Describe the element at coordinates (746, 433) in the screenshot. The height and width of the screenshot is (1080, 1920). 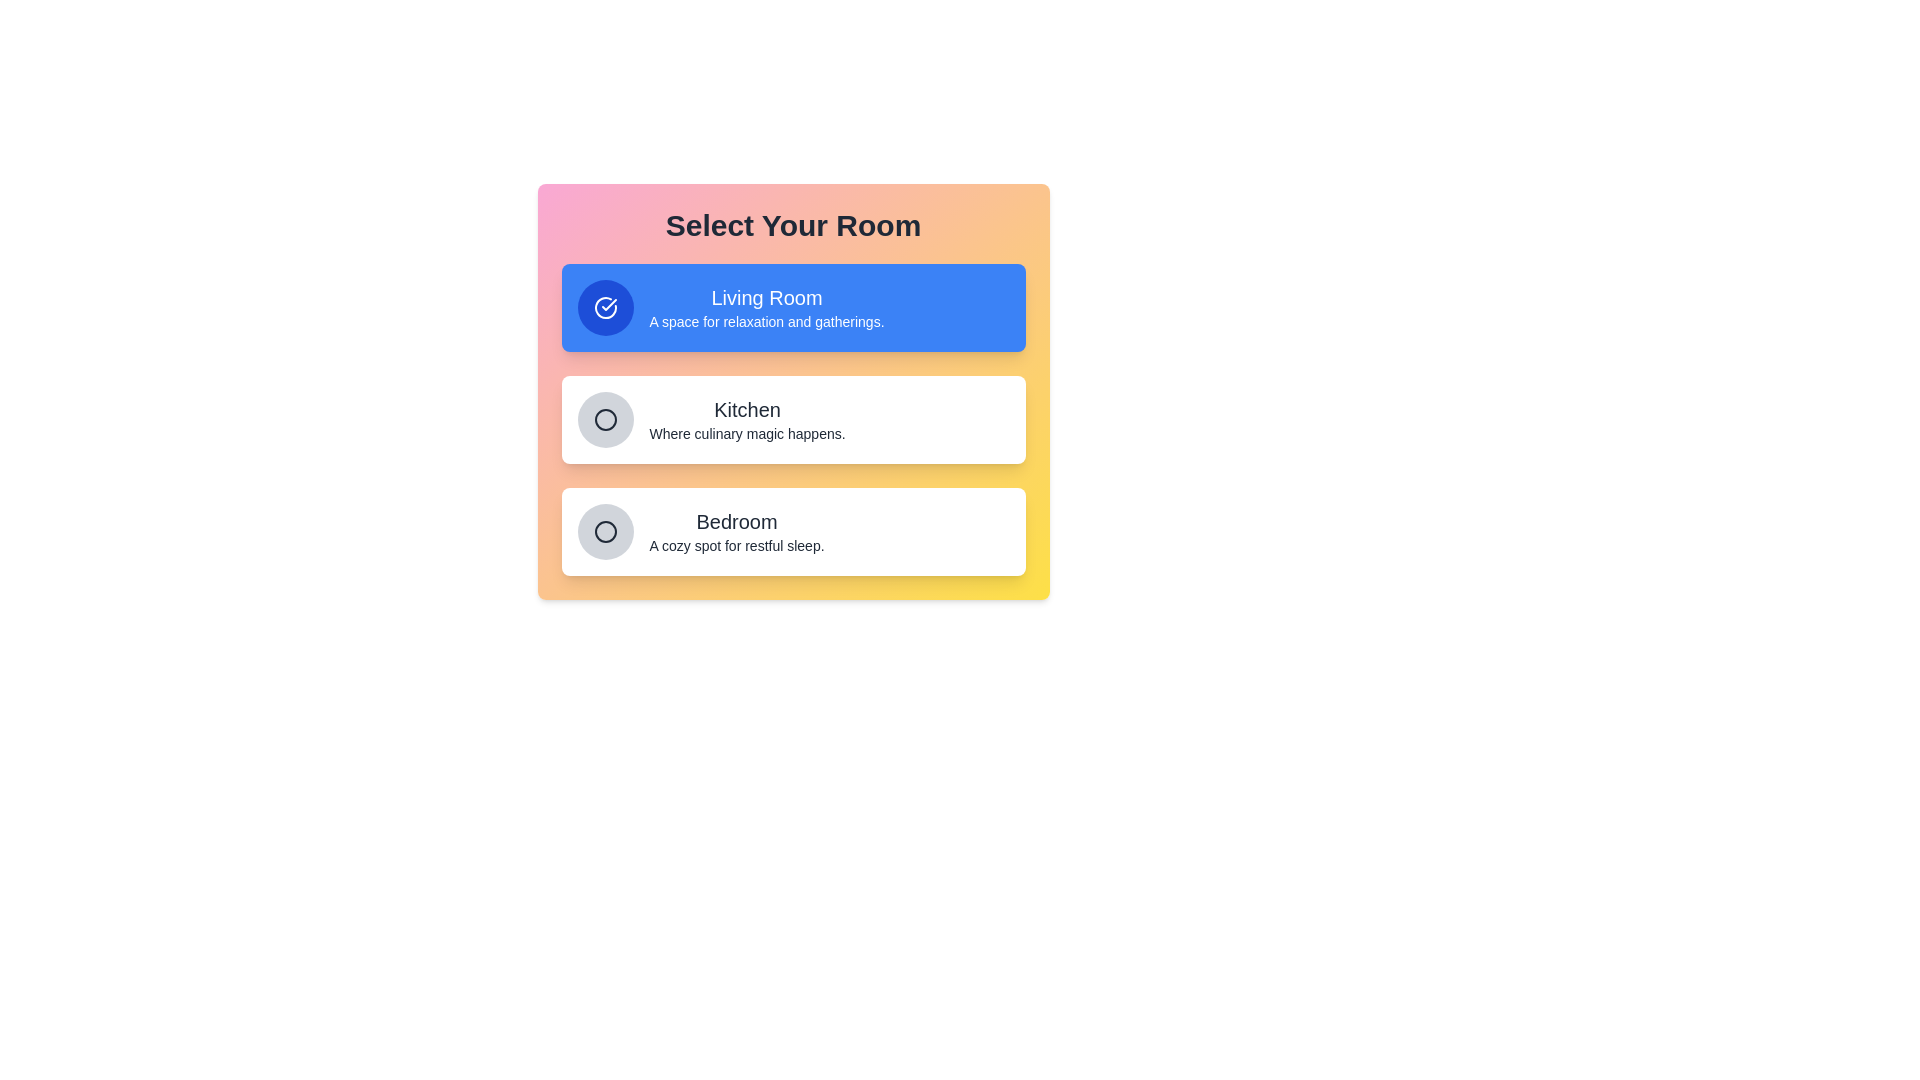
I see `text 'Where culinary magic happens.' displayed in a small font size below the 'Kitchen' label within the second selectable room option panel` at that location.